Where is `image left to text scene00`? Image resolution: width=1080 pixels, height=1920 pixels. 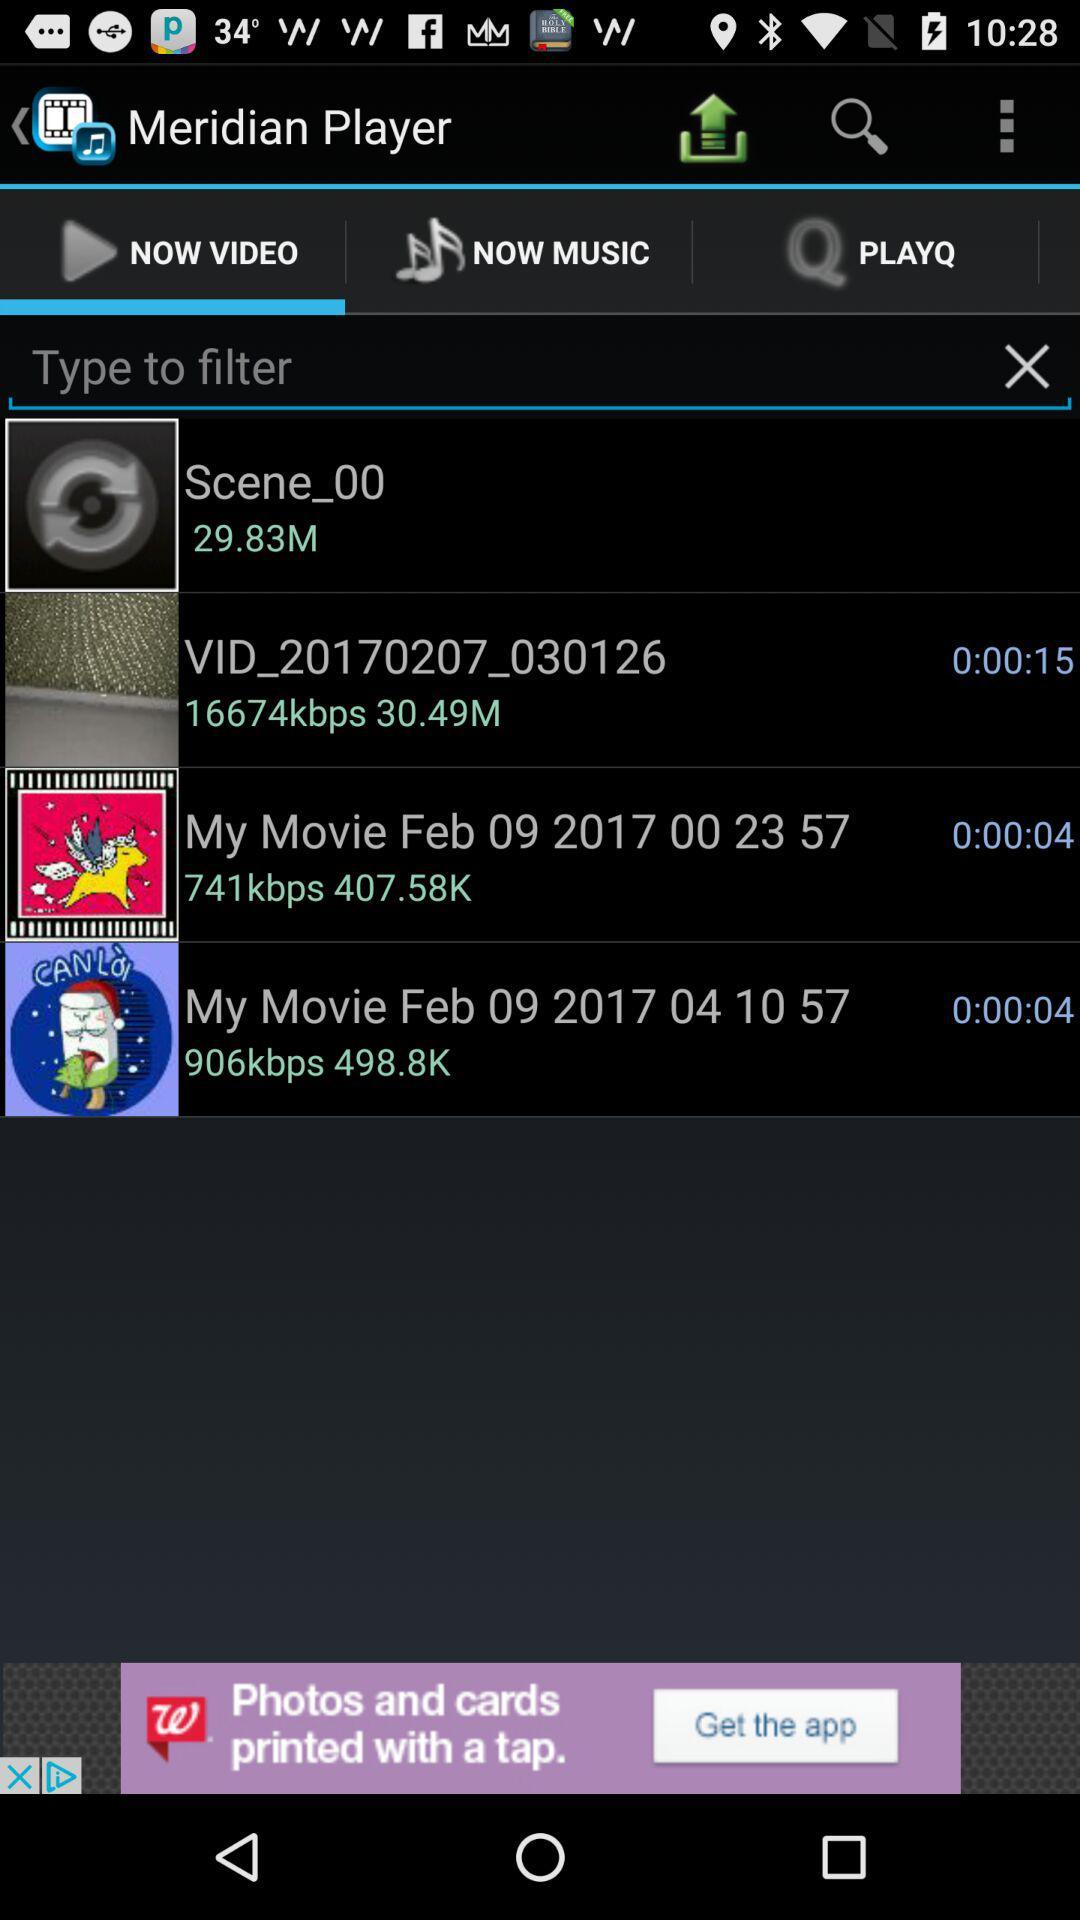
image left to text scene00 is located at coordinates (92, 505).